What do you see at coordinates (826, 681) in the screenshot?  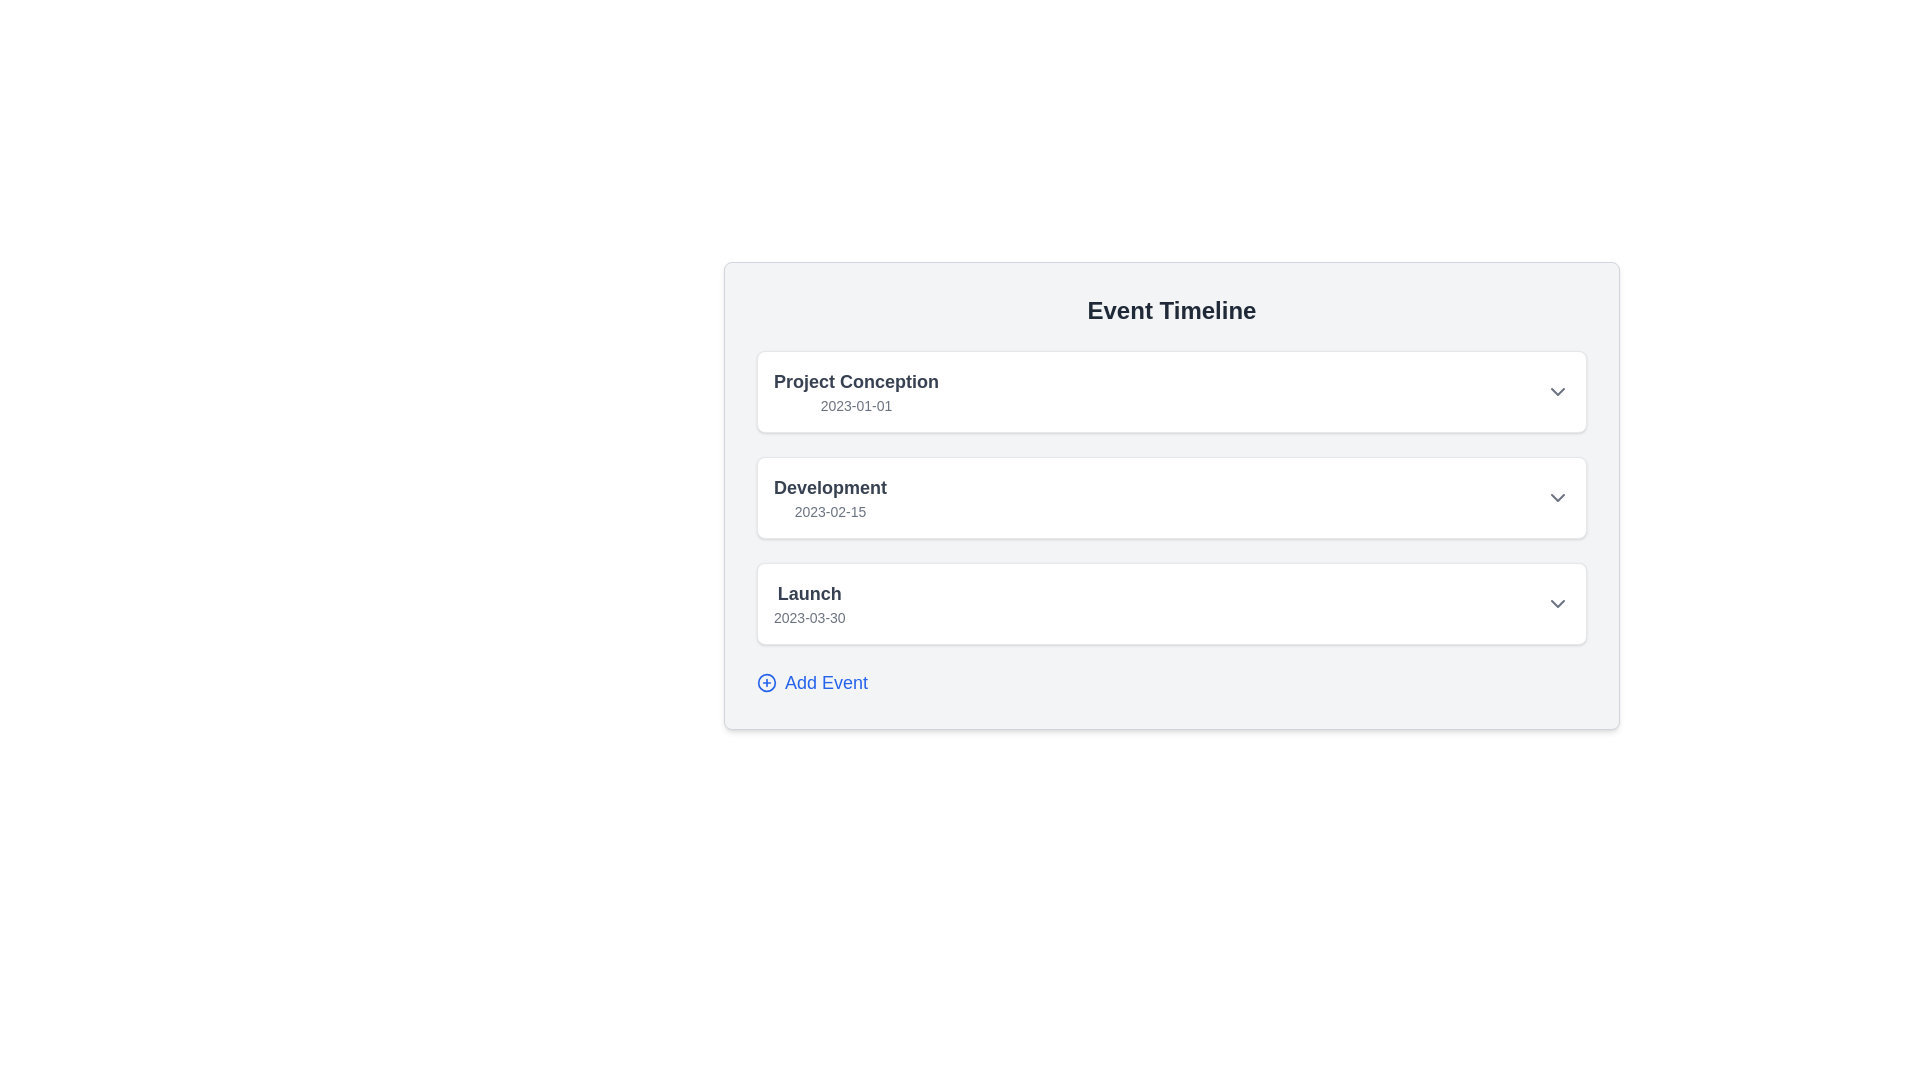 I see `the static text display that serves as a label or instruction for adding a new event to the timeline, located at the bottom of the timeline-like component` at bounding box center [826, 681].